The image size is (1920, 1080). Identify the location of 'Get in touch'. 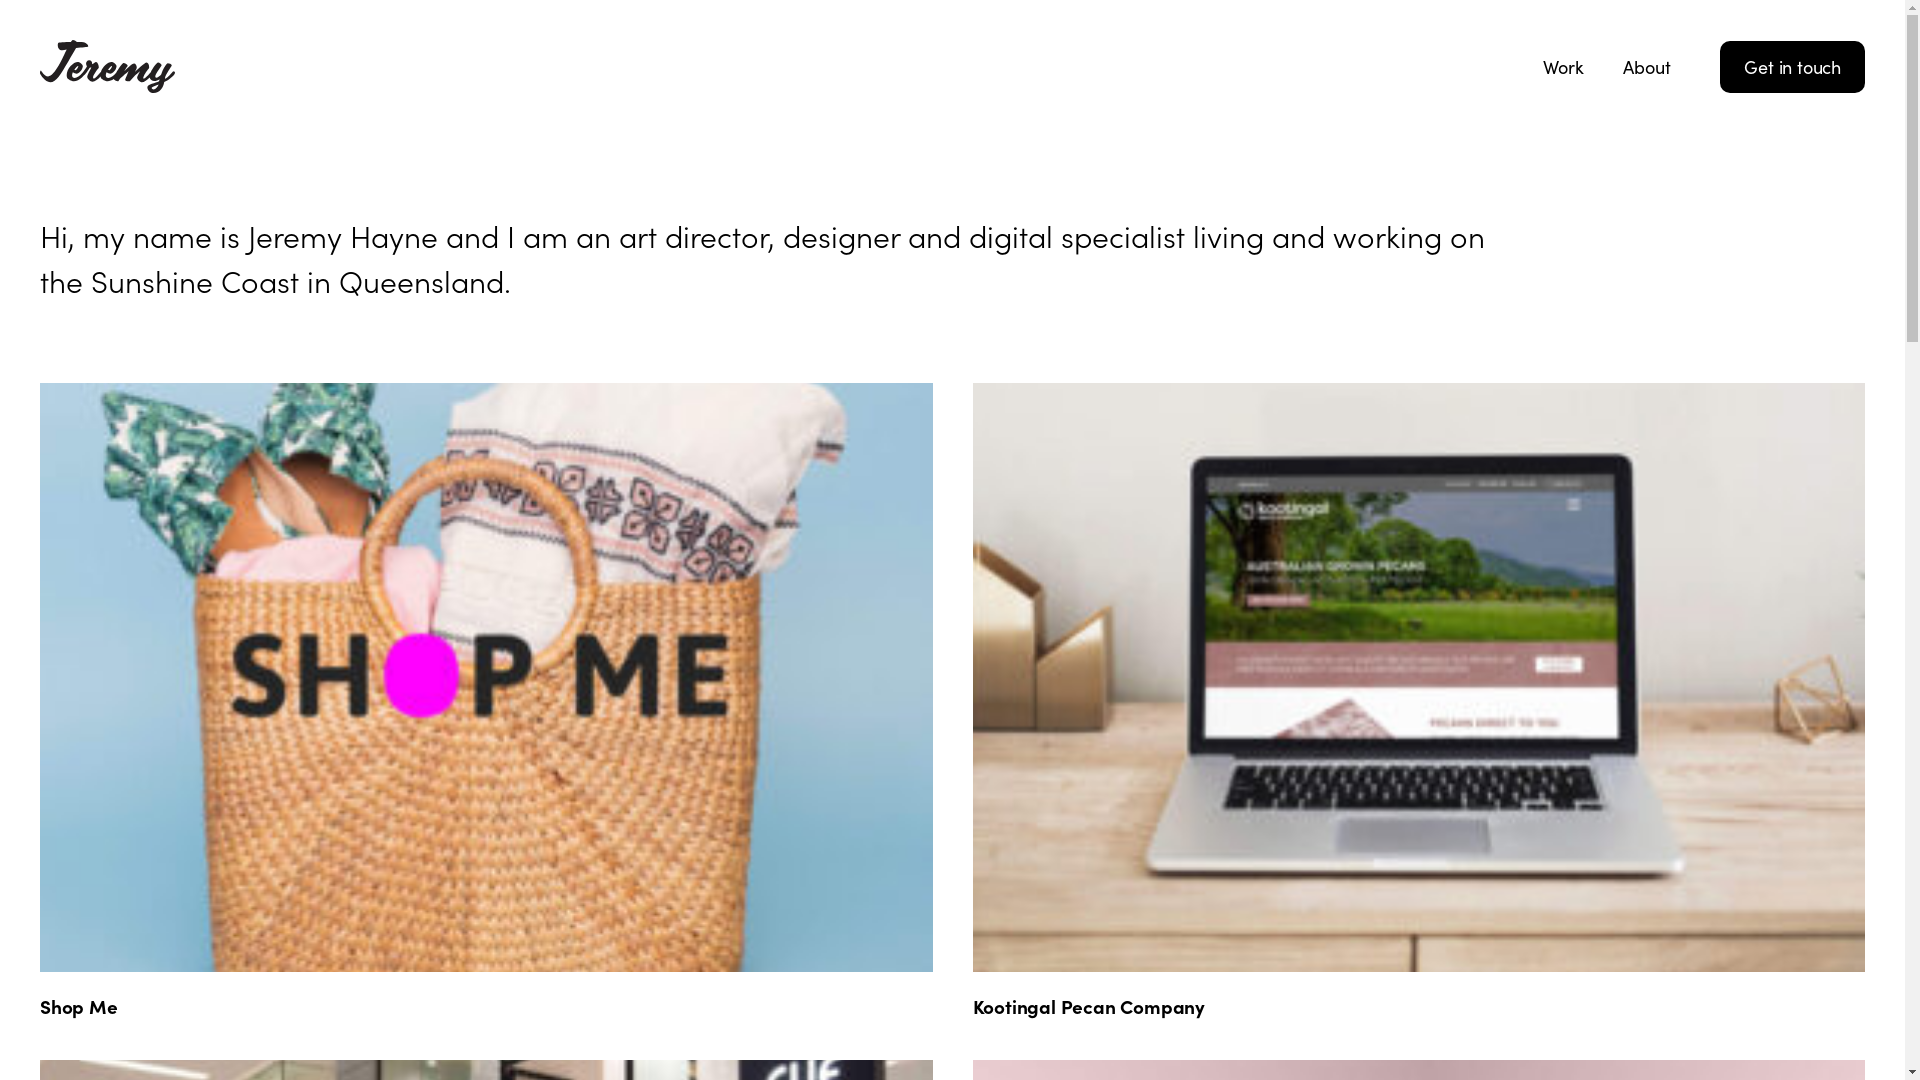
(1792, 65).